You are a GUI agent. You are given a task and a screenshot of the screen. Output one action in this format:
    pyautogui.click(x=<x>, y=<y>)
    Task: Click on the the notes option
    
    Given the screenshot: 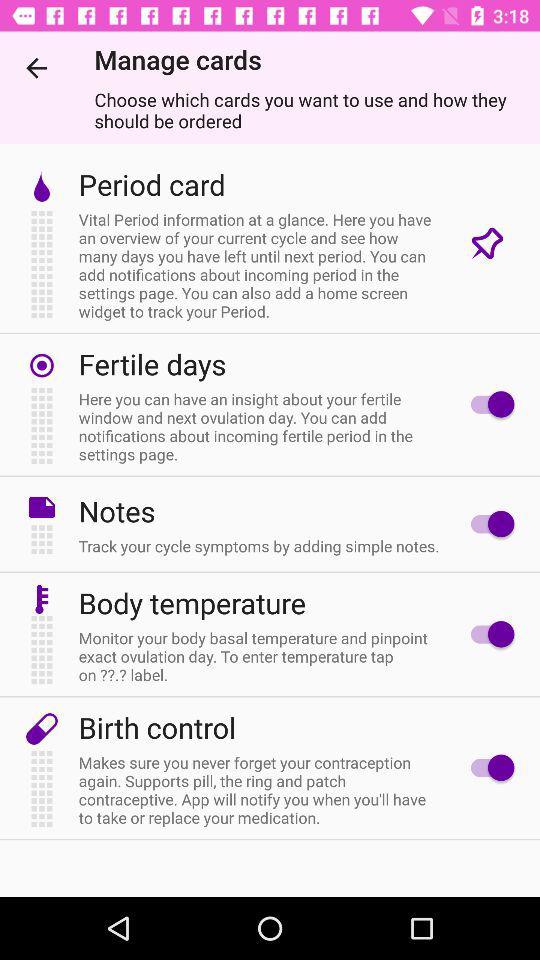 What is the action you would take?
    pyautogui.click(x=486, y=523)
    